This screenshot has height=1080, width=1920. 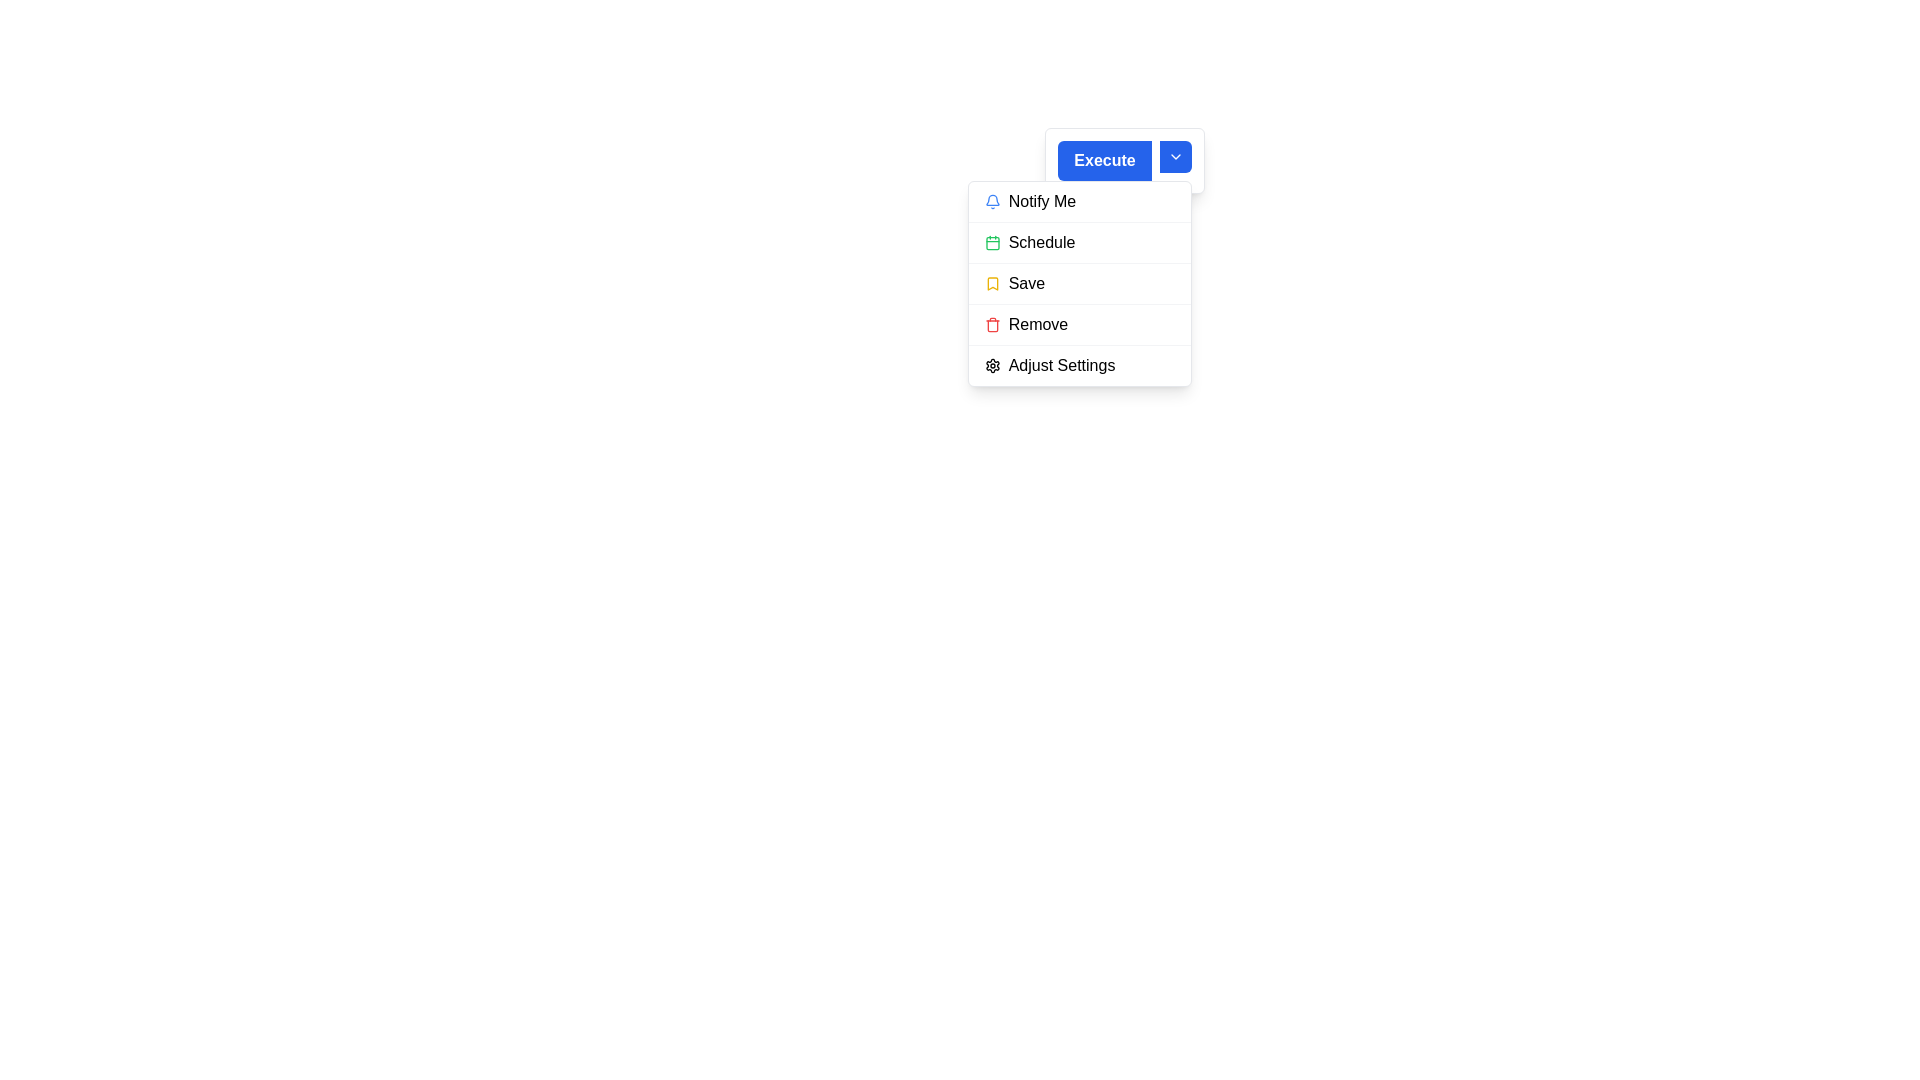 What do you see at coordinates (992, 366) in the screenshot?
I see `the settings icon located to the left of the 'Adjust Settings' menu item in the dropdown interface` at bounding box center [992, 366].